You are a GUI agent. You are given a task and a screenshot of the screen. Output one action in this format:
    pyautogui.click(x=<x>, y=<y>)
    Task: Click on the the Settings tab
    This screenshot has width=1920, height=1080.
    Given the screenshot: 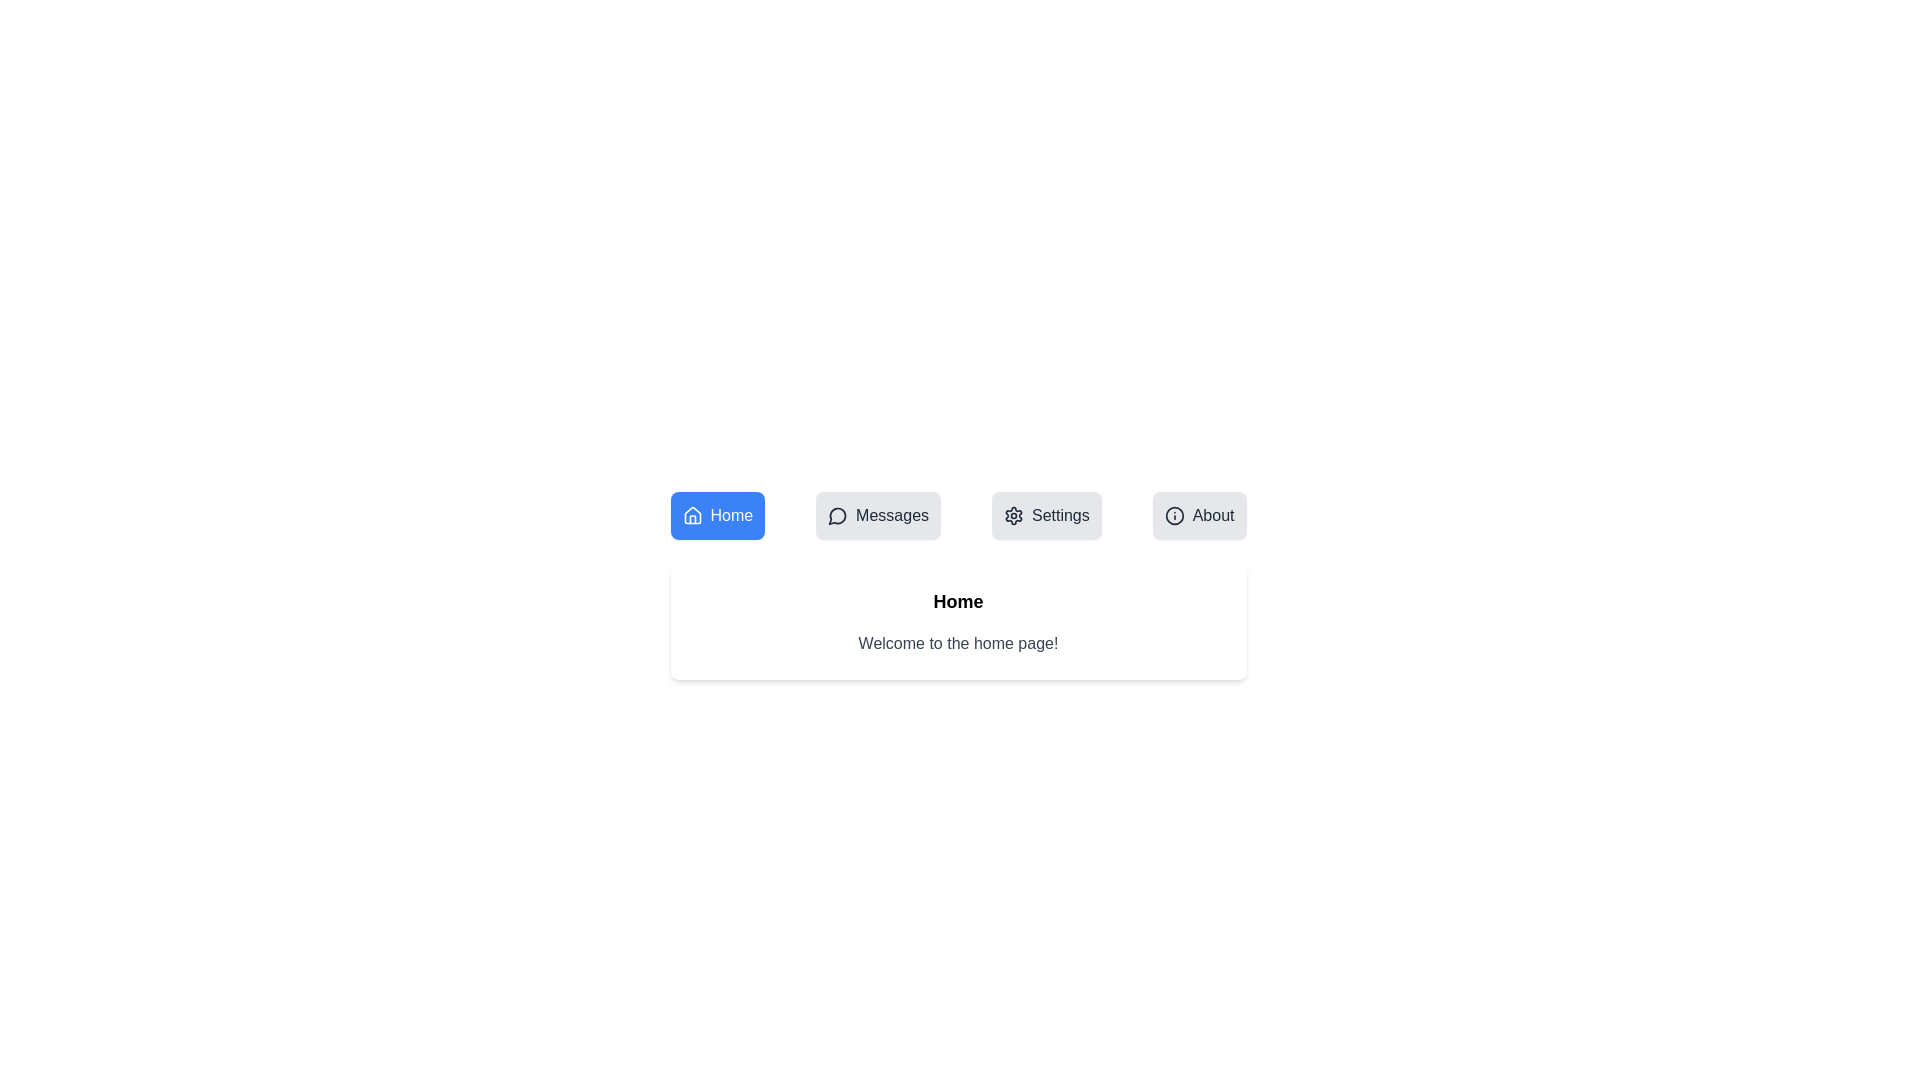 What is the action you would take?
    pyautogui.click(x=1045, y=515)
    